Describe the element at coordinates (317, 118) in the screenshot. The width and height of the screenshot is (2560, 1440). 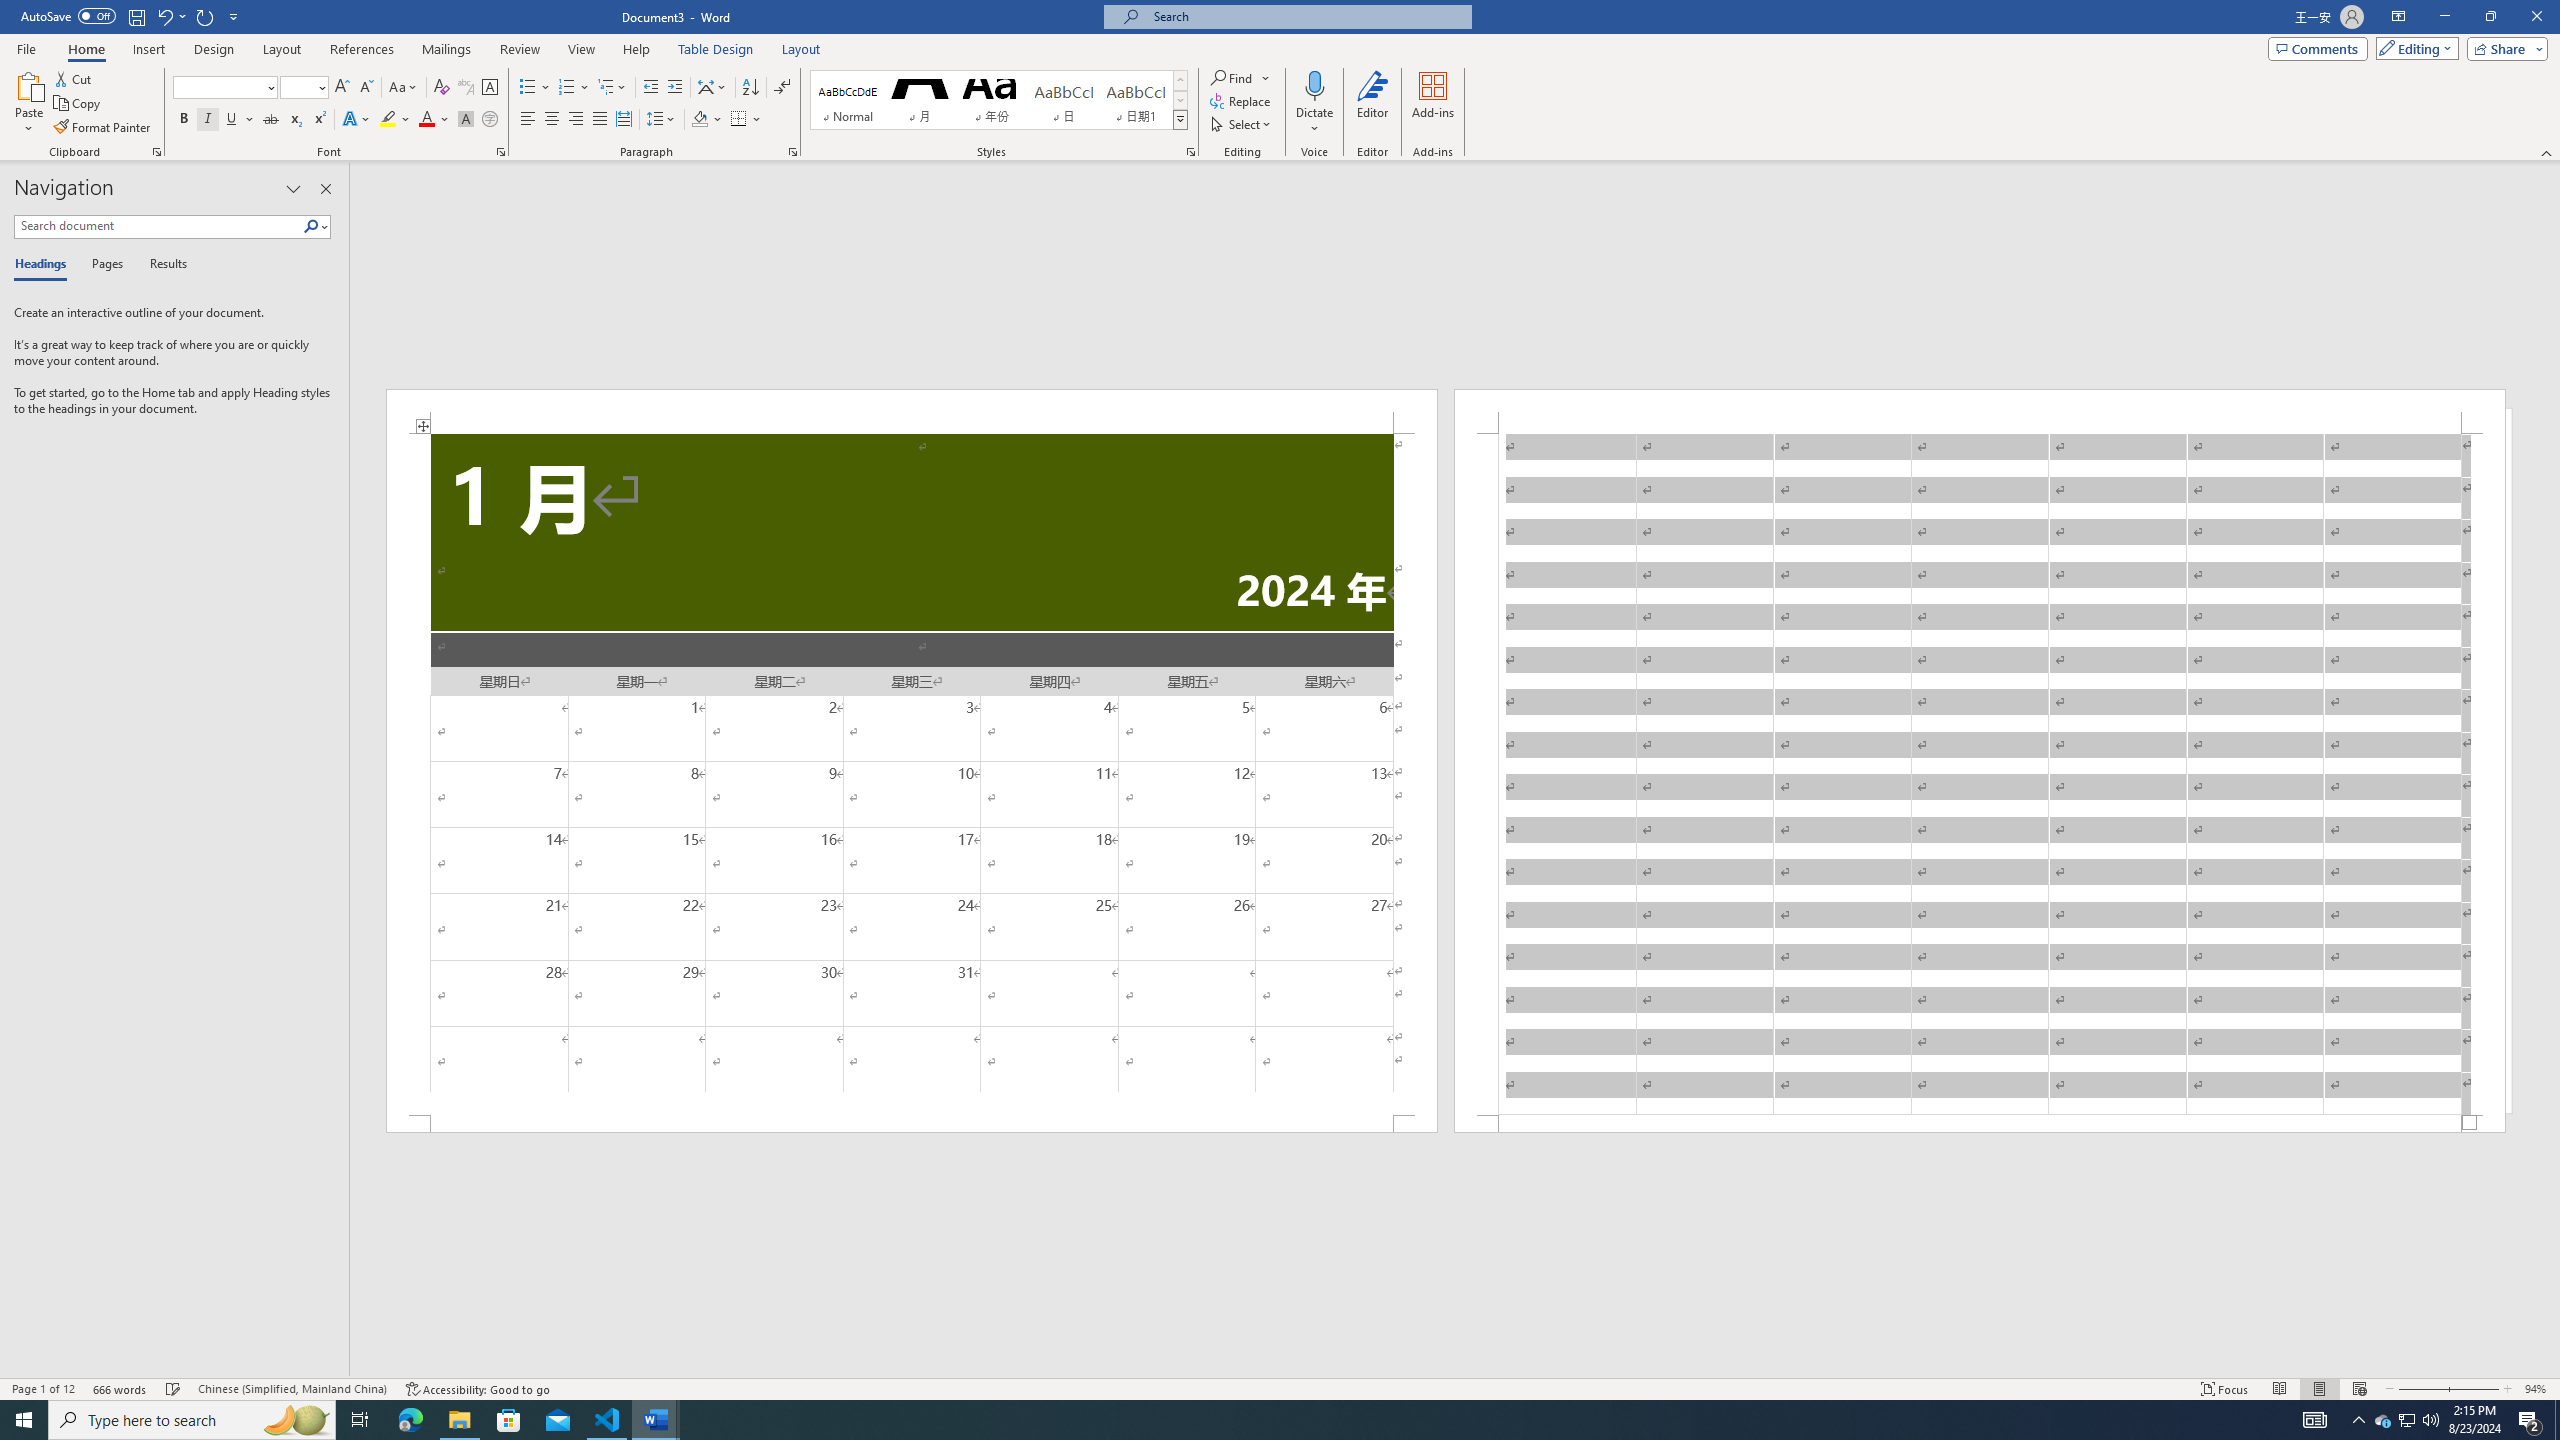
I see `'Superscript'` at that location.